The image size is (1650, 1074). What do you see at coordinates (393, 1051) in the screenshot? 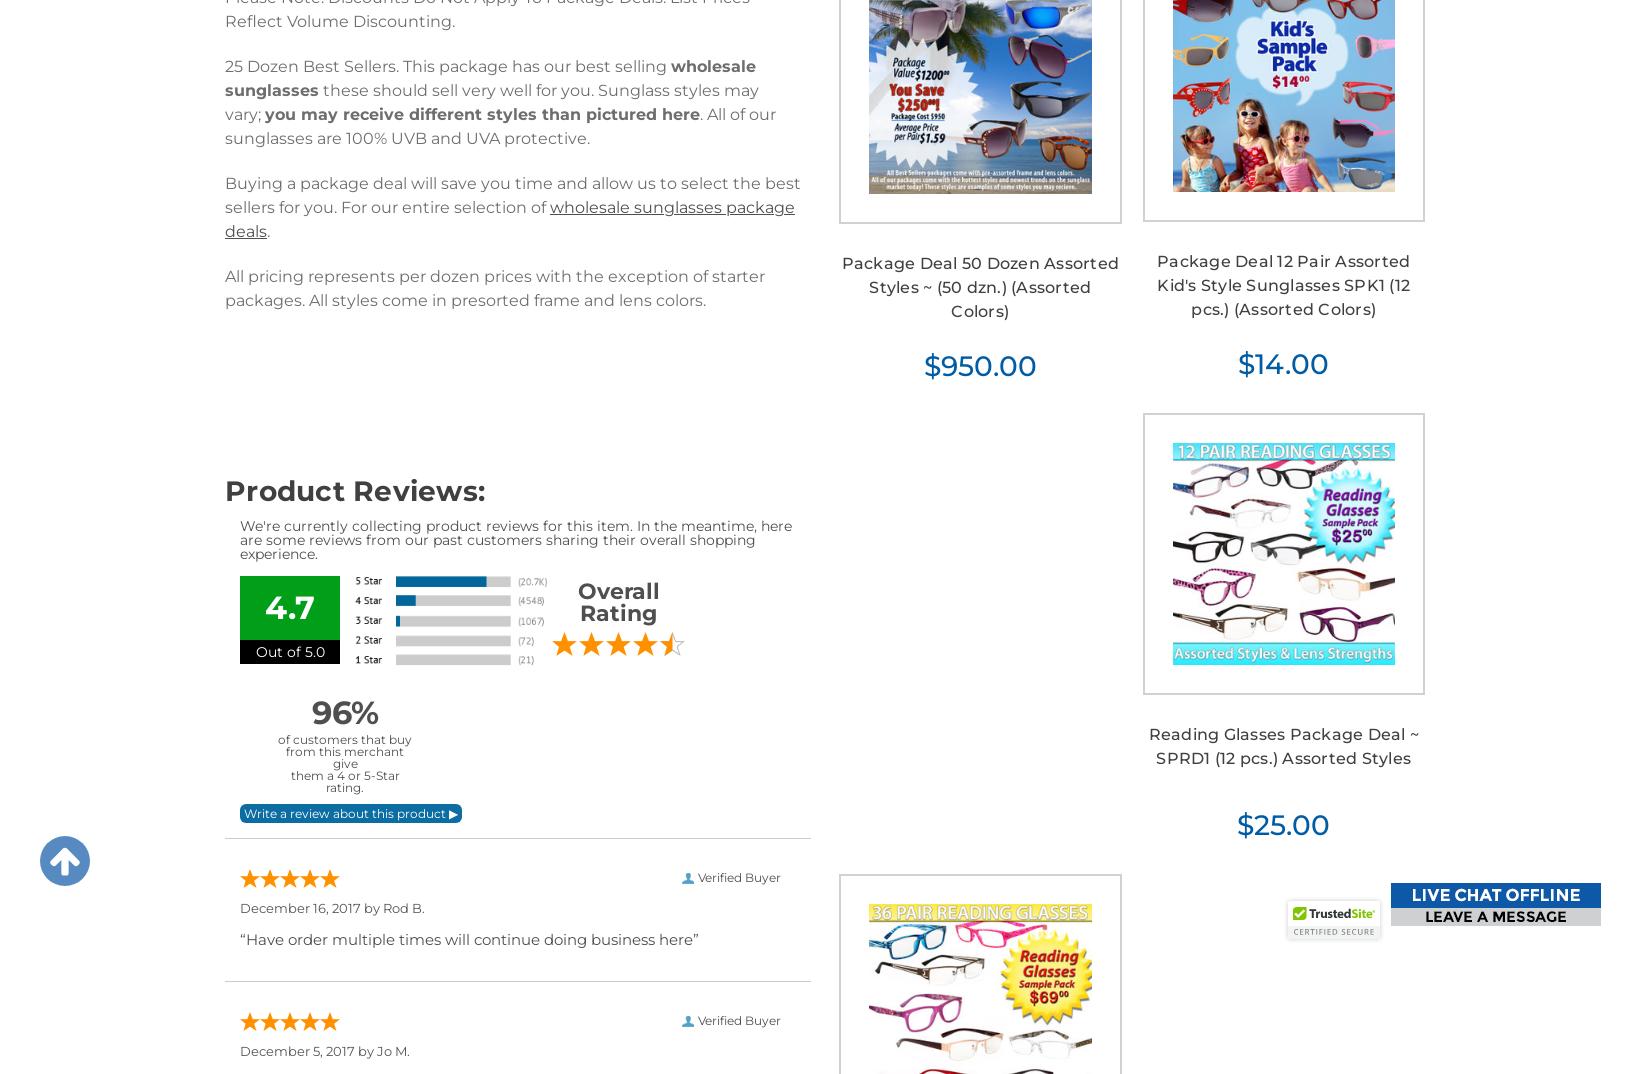
I see `'Jo M.'` at bounding box center [393, 1051].